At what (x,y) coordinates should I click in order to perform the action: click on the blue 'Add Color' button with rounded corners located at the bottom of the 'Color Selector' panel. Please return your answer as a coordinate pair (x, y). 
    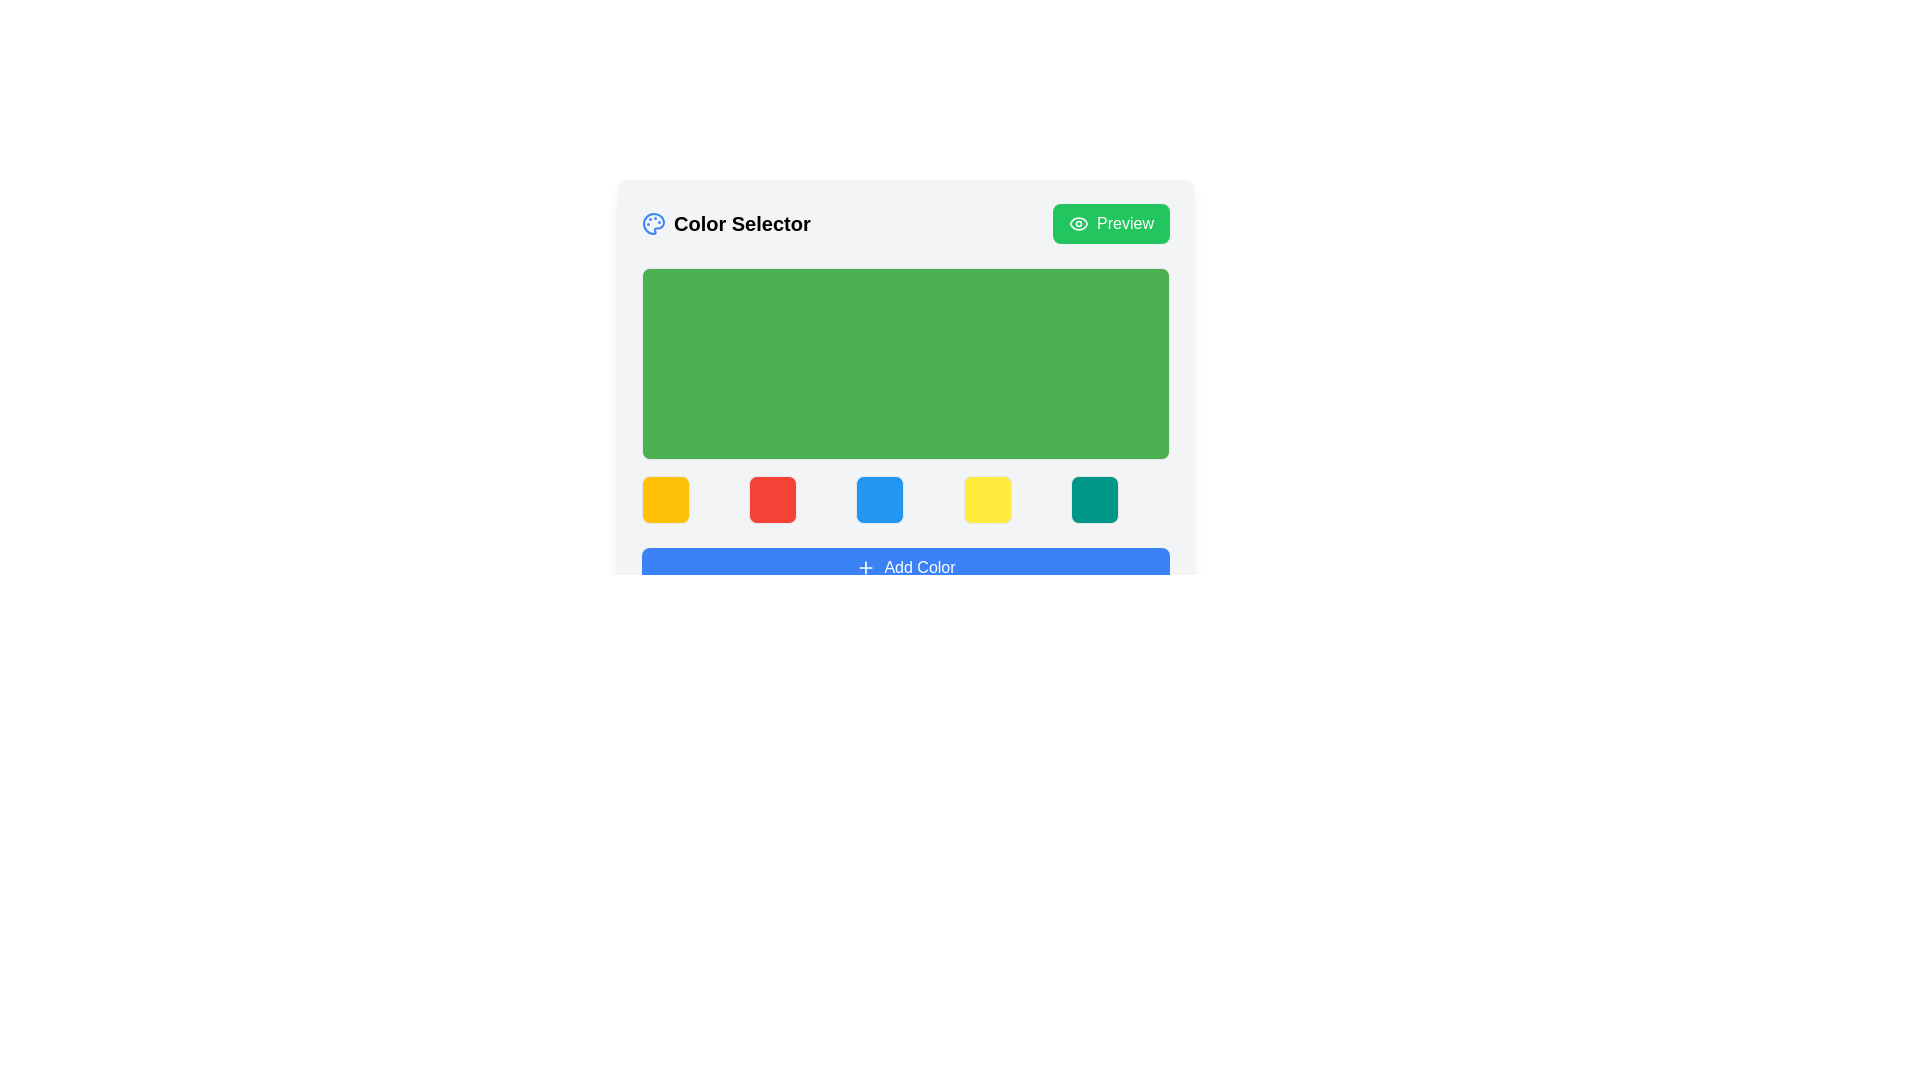
    Looking at the image, I should click on (905, 567).